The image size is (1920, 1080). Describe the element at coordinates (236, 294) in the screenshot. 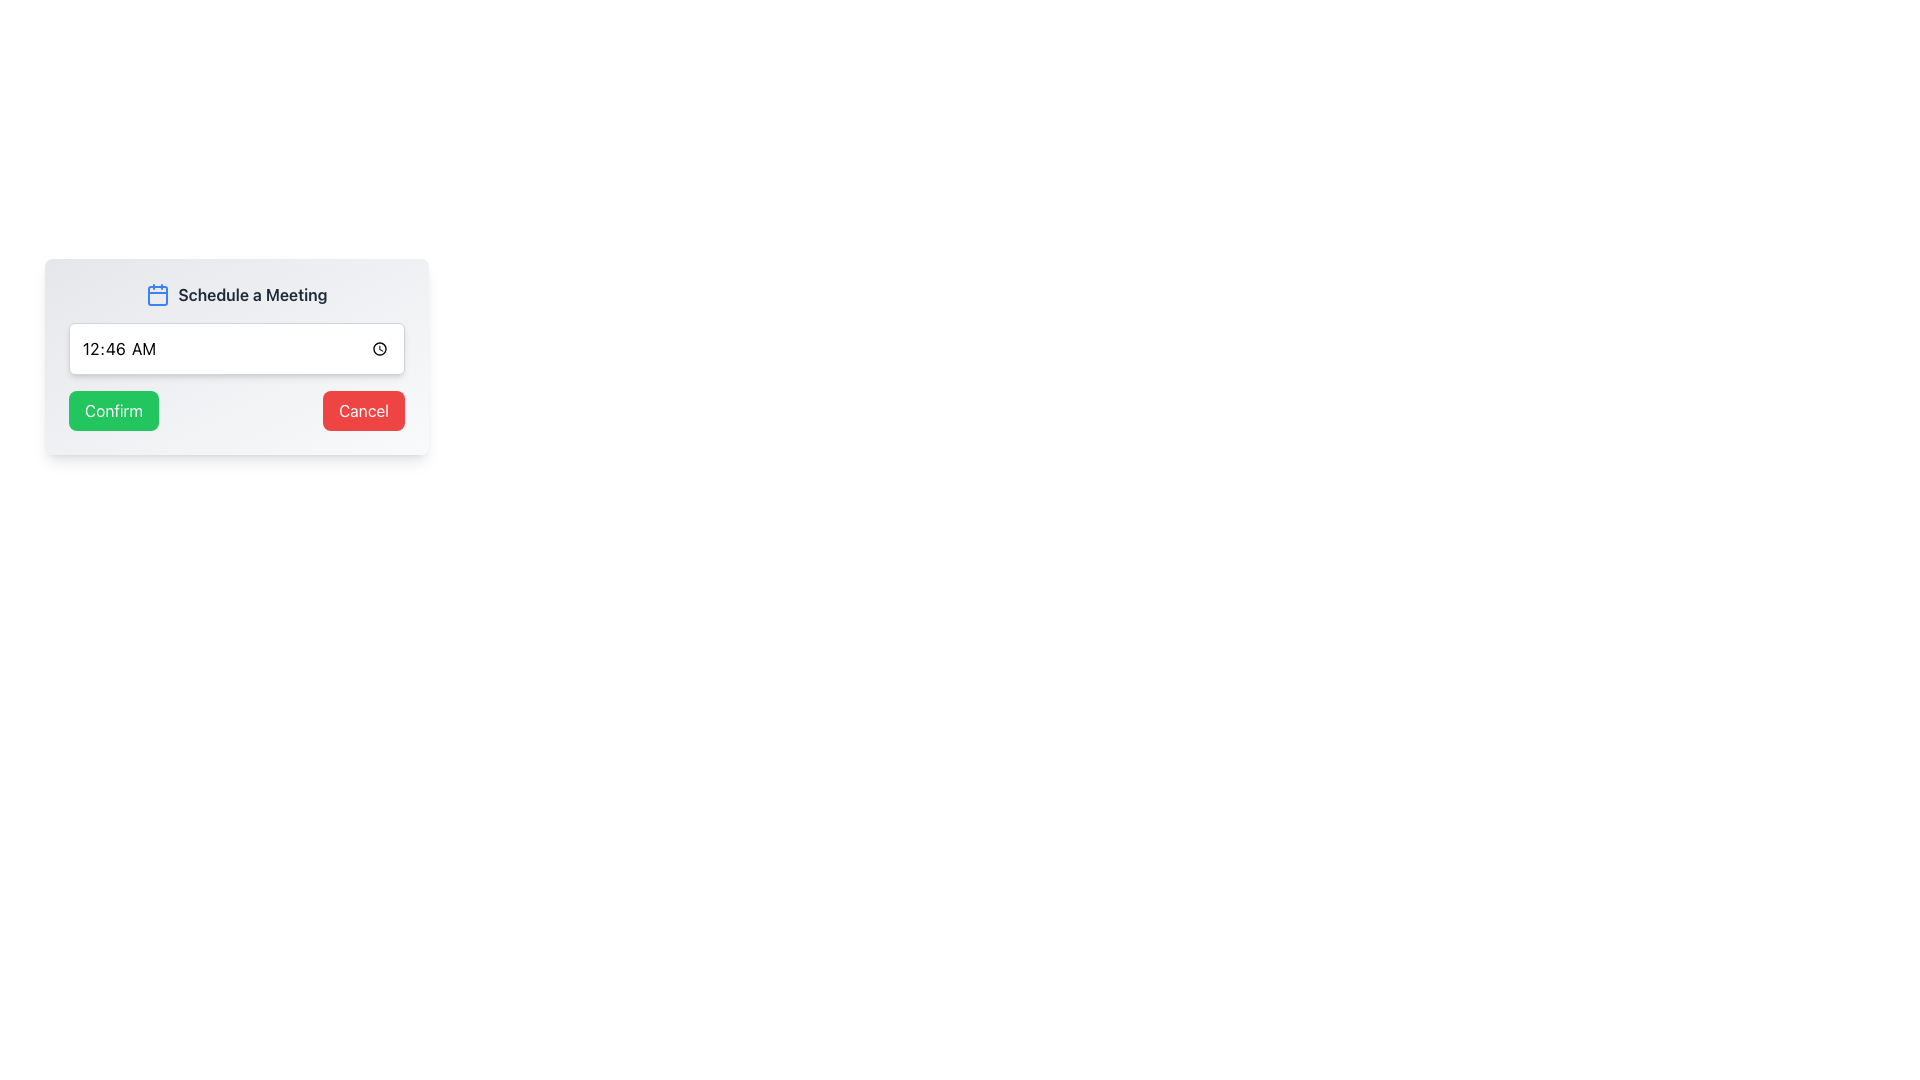

I see `the 'Schedule a Meeting' label which is styled in bold gray font with a blue calendar icon, located at the top center of the modal` at that location.